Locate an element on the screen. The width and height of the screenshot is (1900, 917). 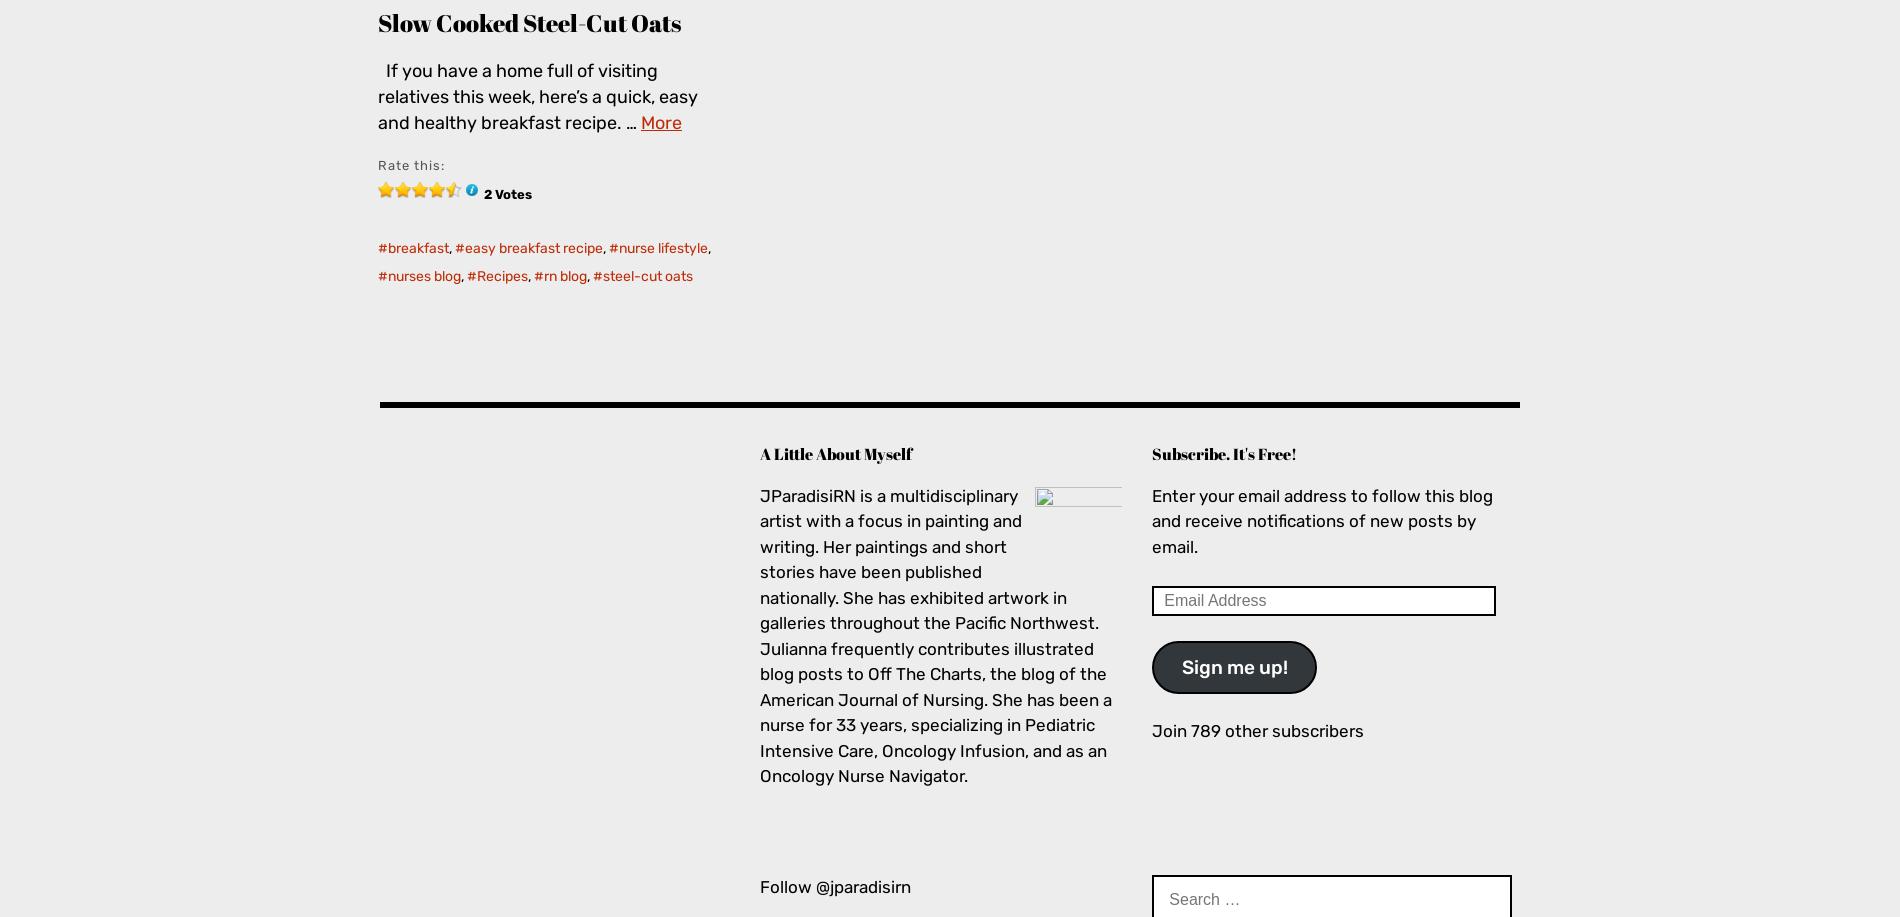
'steel-cut oats' is located at coordinates (648, 276).